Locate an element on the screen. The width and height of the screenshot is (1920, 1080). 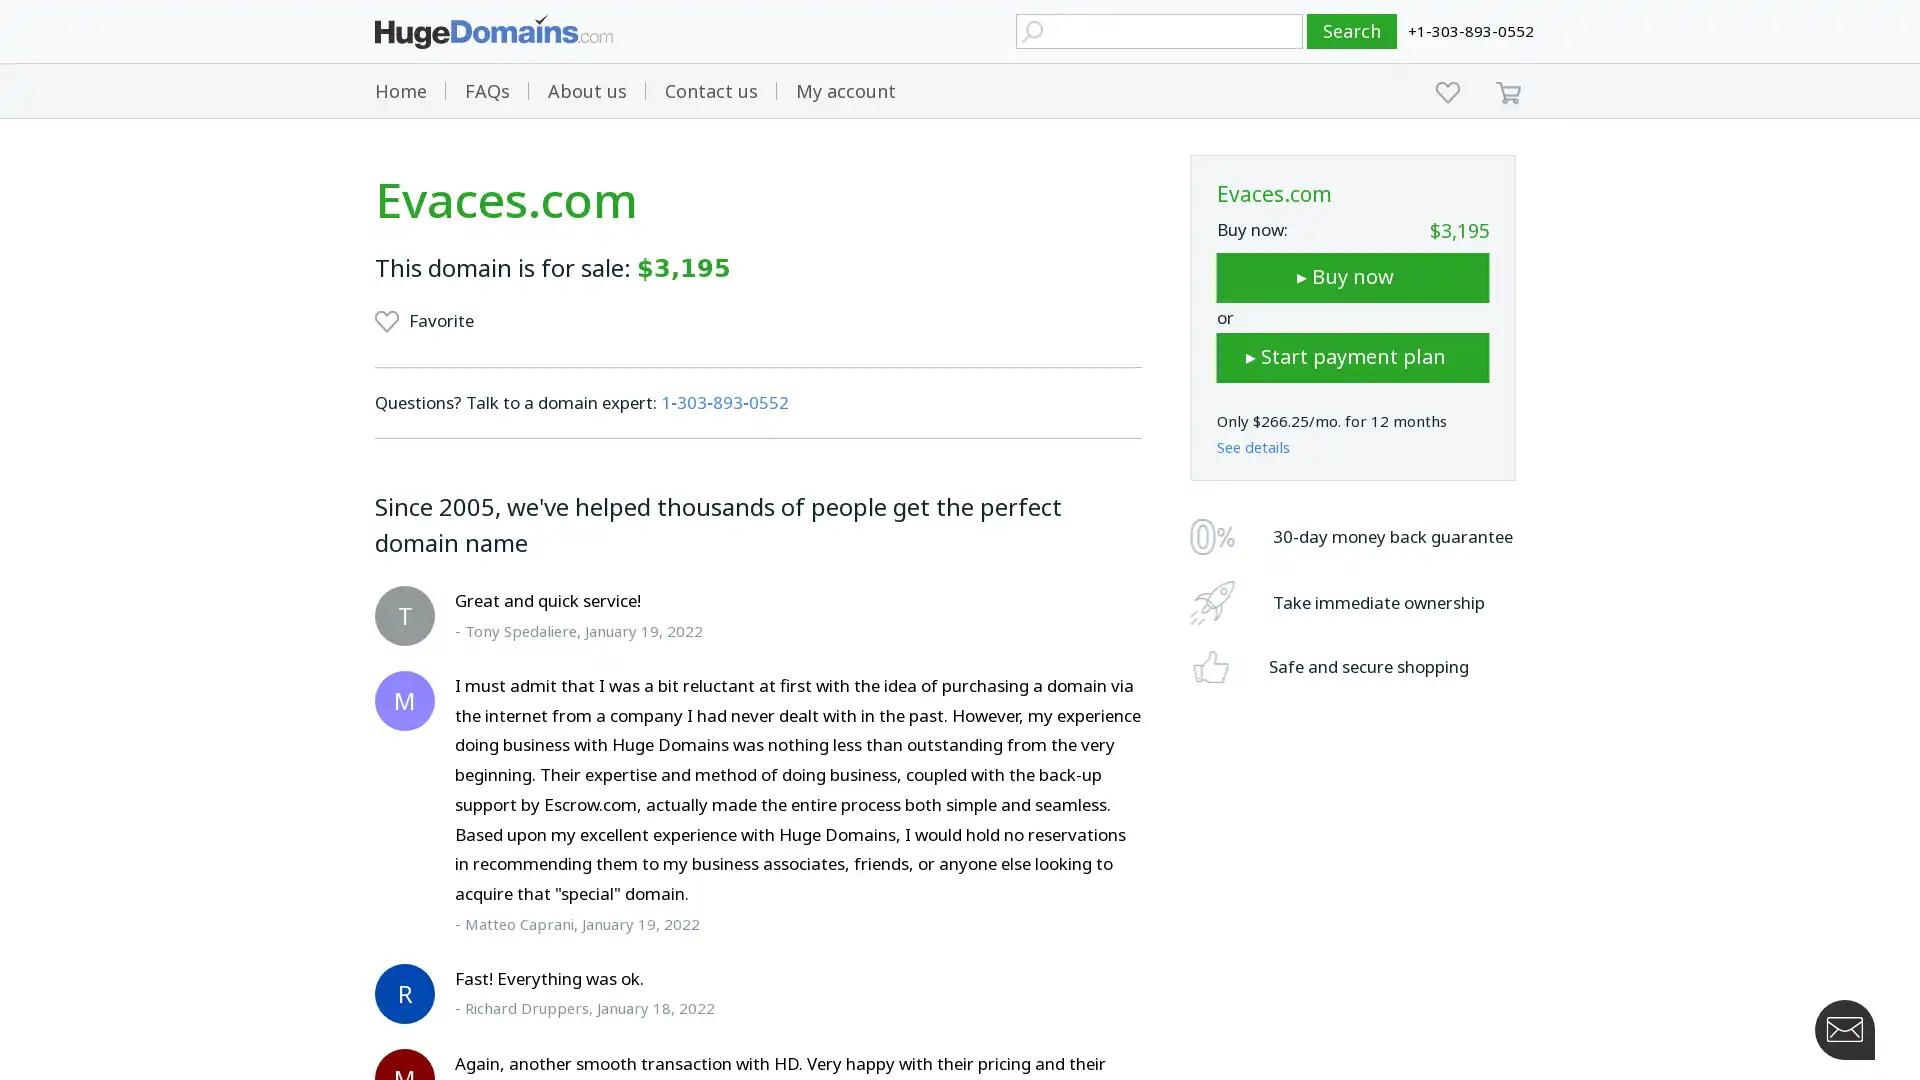
Search is located at coordinates (1352, 31).